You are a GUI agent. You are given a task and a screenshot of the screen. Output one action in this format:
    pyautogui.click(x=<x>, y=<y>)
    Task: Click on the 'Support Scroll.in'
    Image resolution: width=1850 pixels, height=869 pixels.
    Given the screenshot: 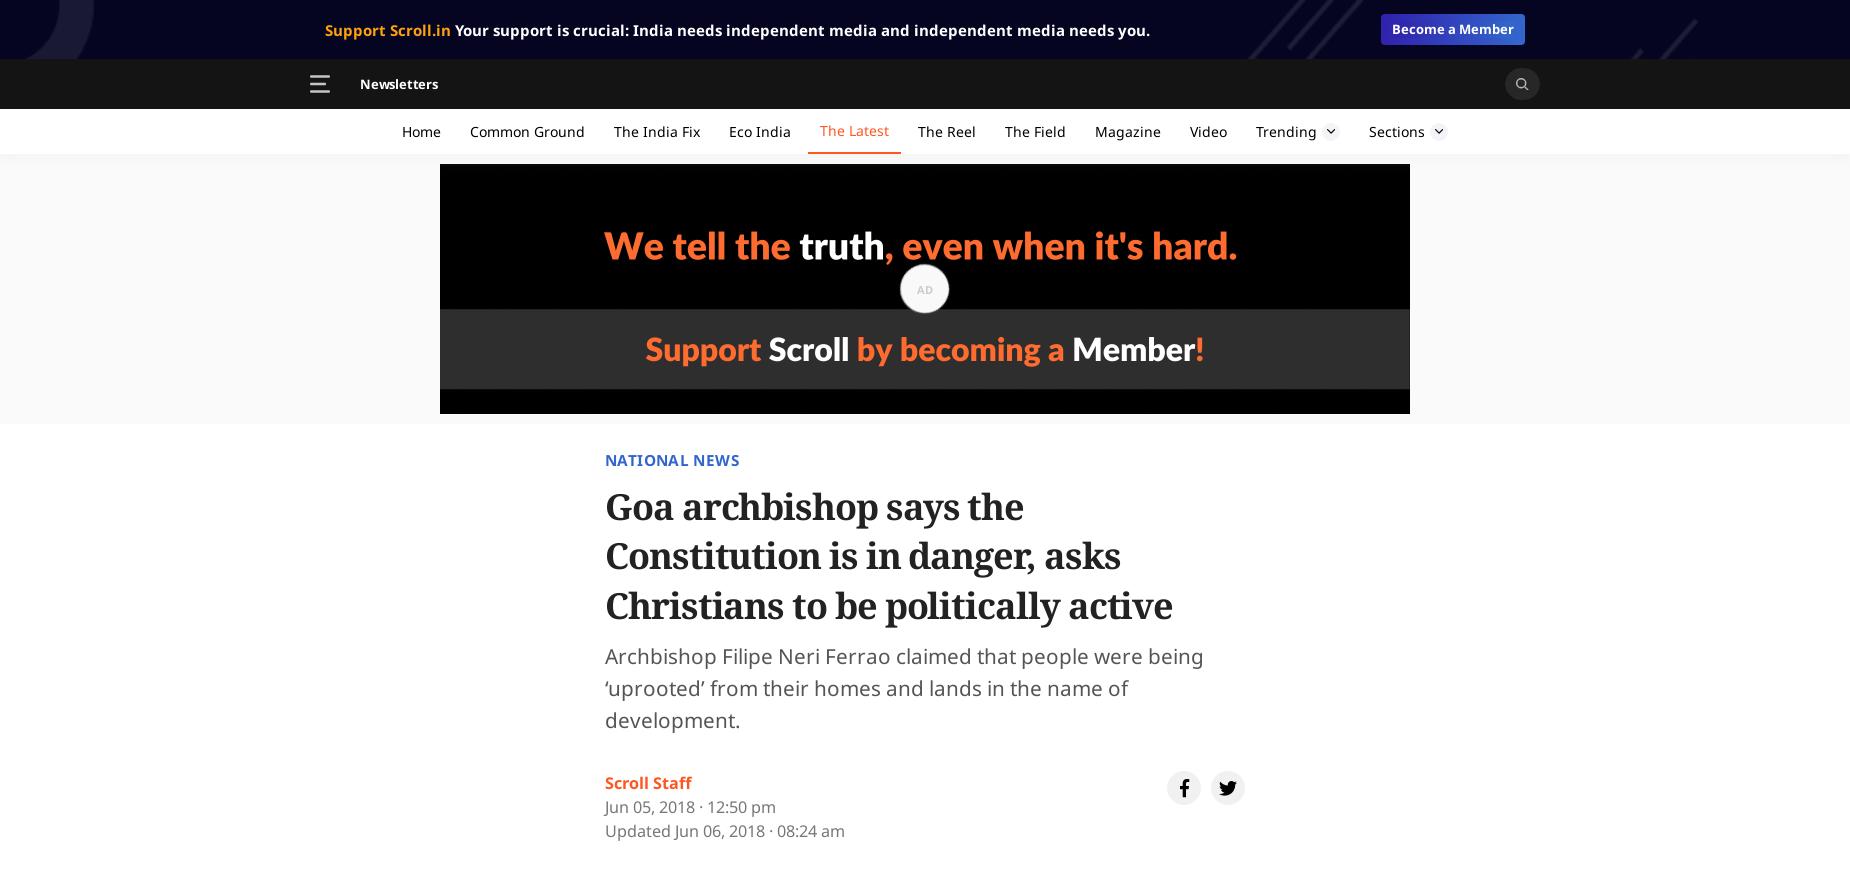 What is the action you would take?
    pyautogui.click(x=386, y=28)
    